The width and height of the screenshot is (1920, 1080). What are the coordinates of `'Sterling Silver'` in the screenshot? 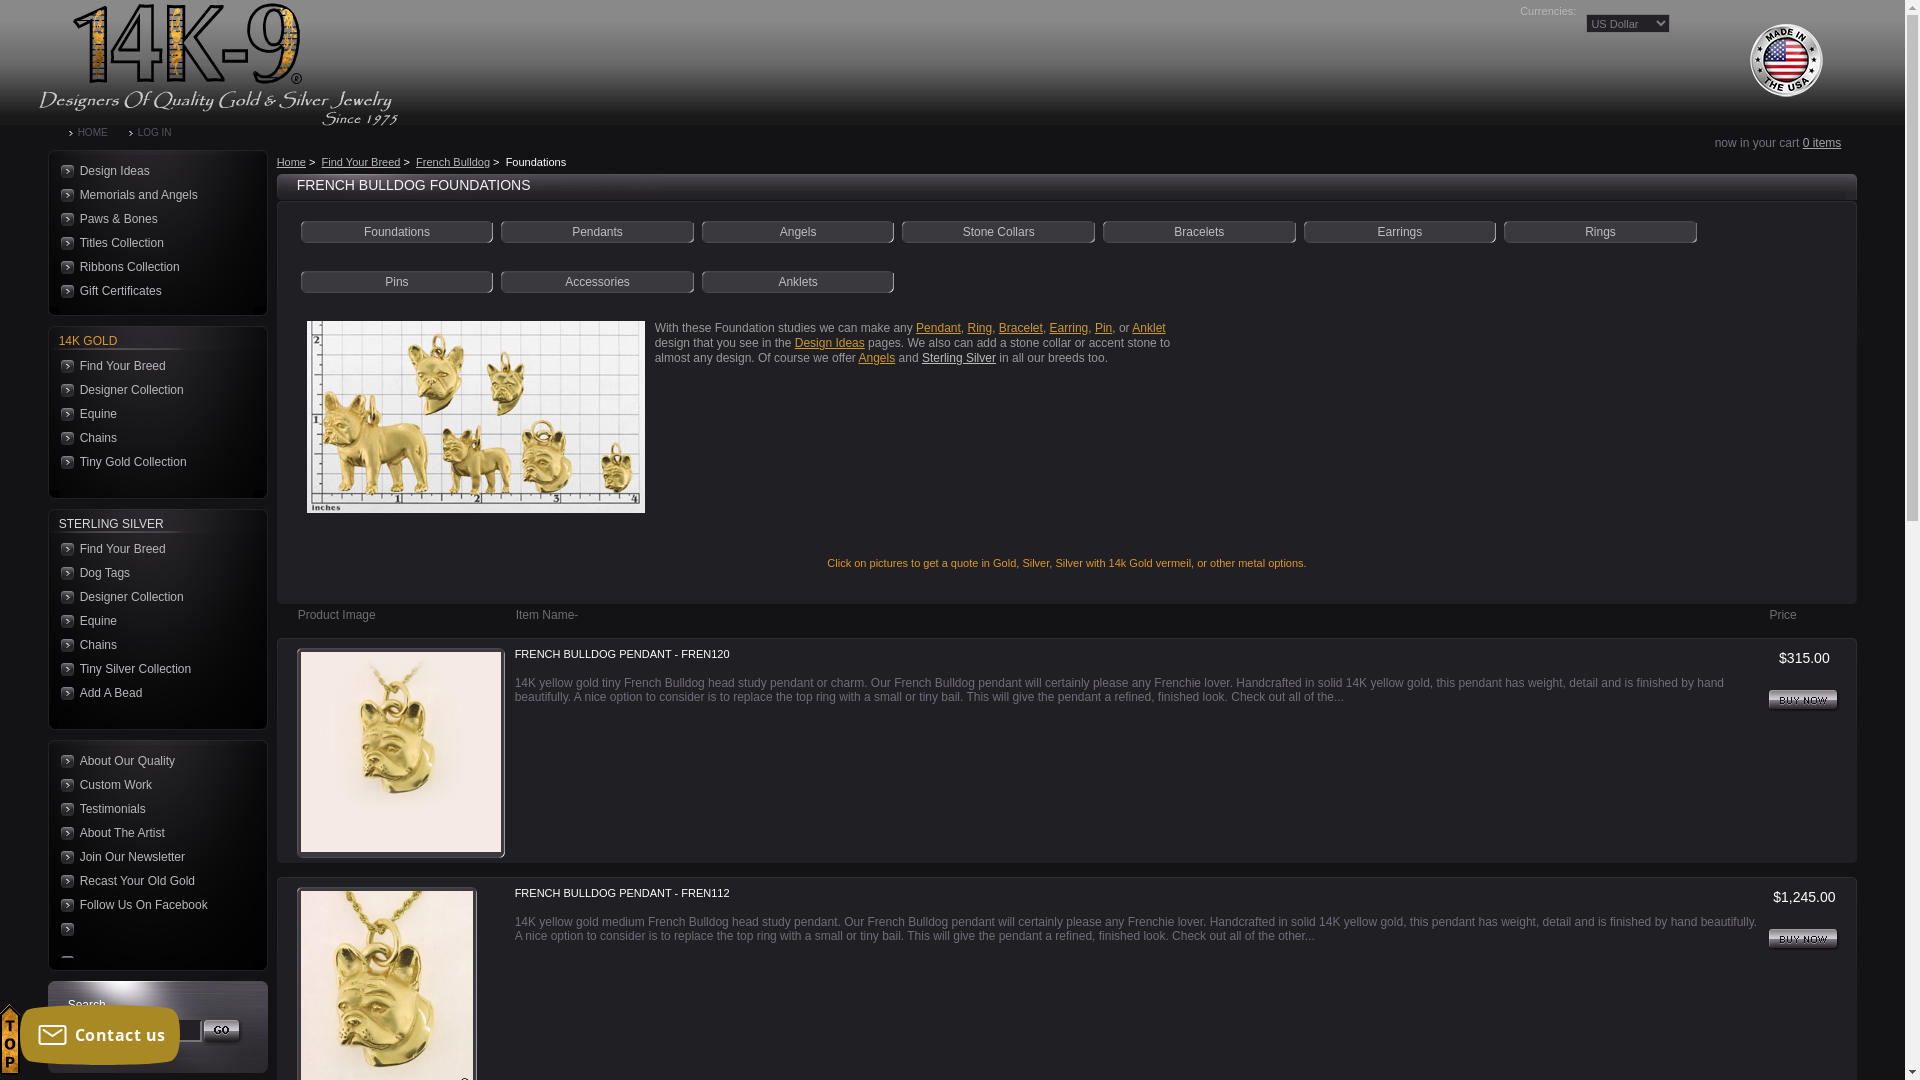 It's located at (920, 357).